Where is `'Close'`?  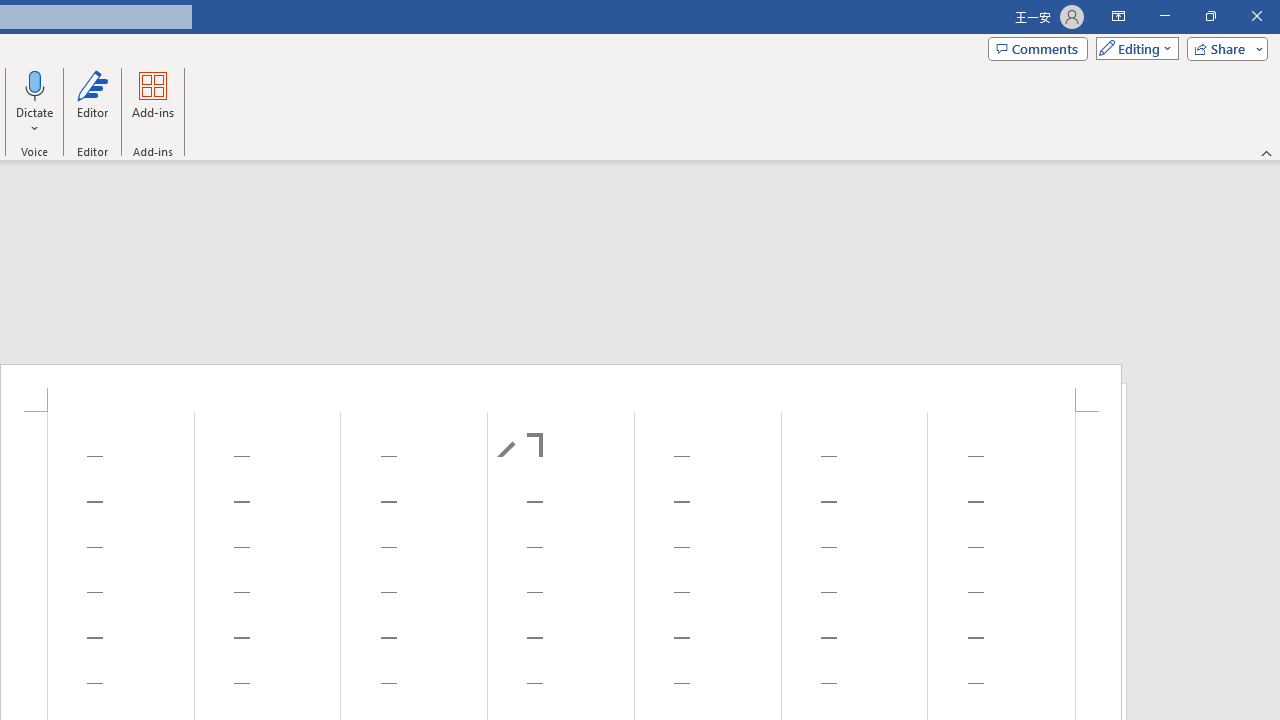 'Close' is located at coordinates (1255, 16).